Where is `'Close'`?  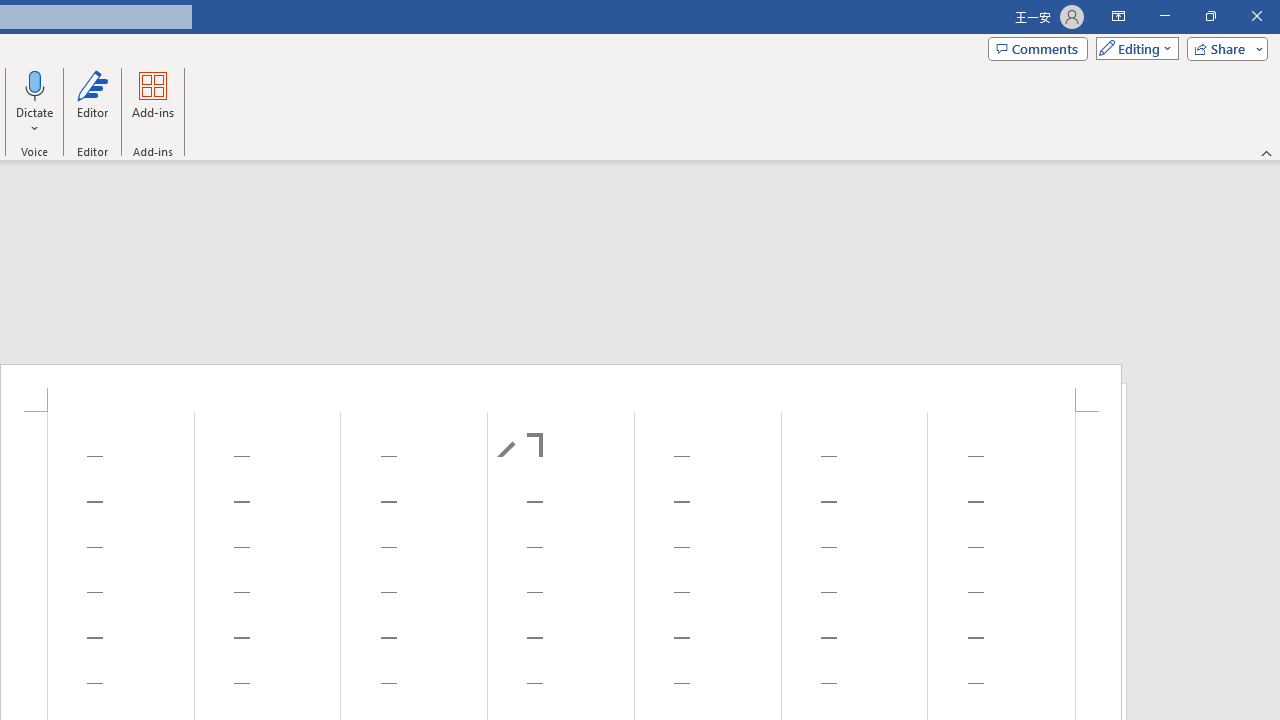 'Close' is located at coordinates (1255, 16).